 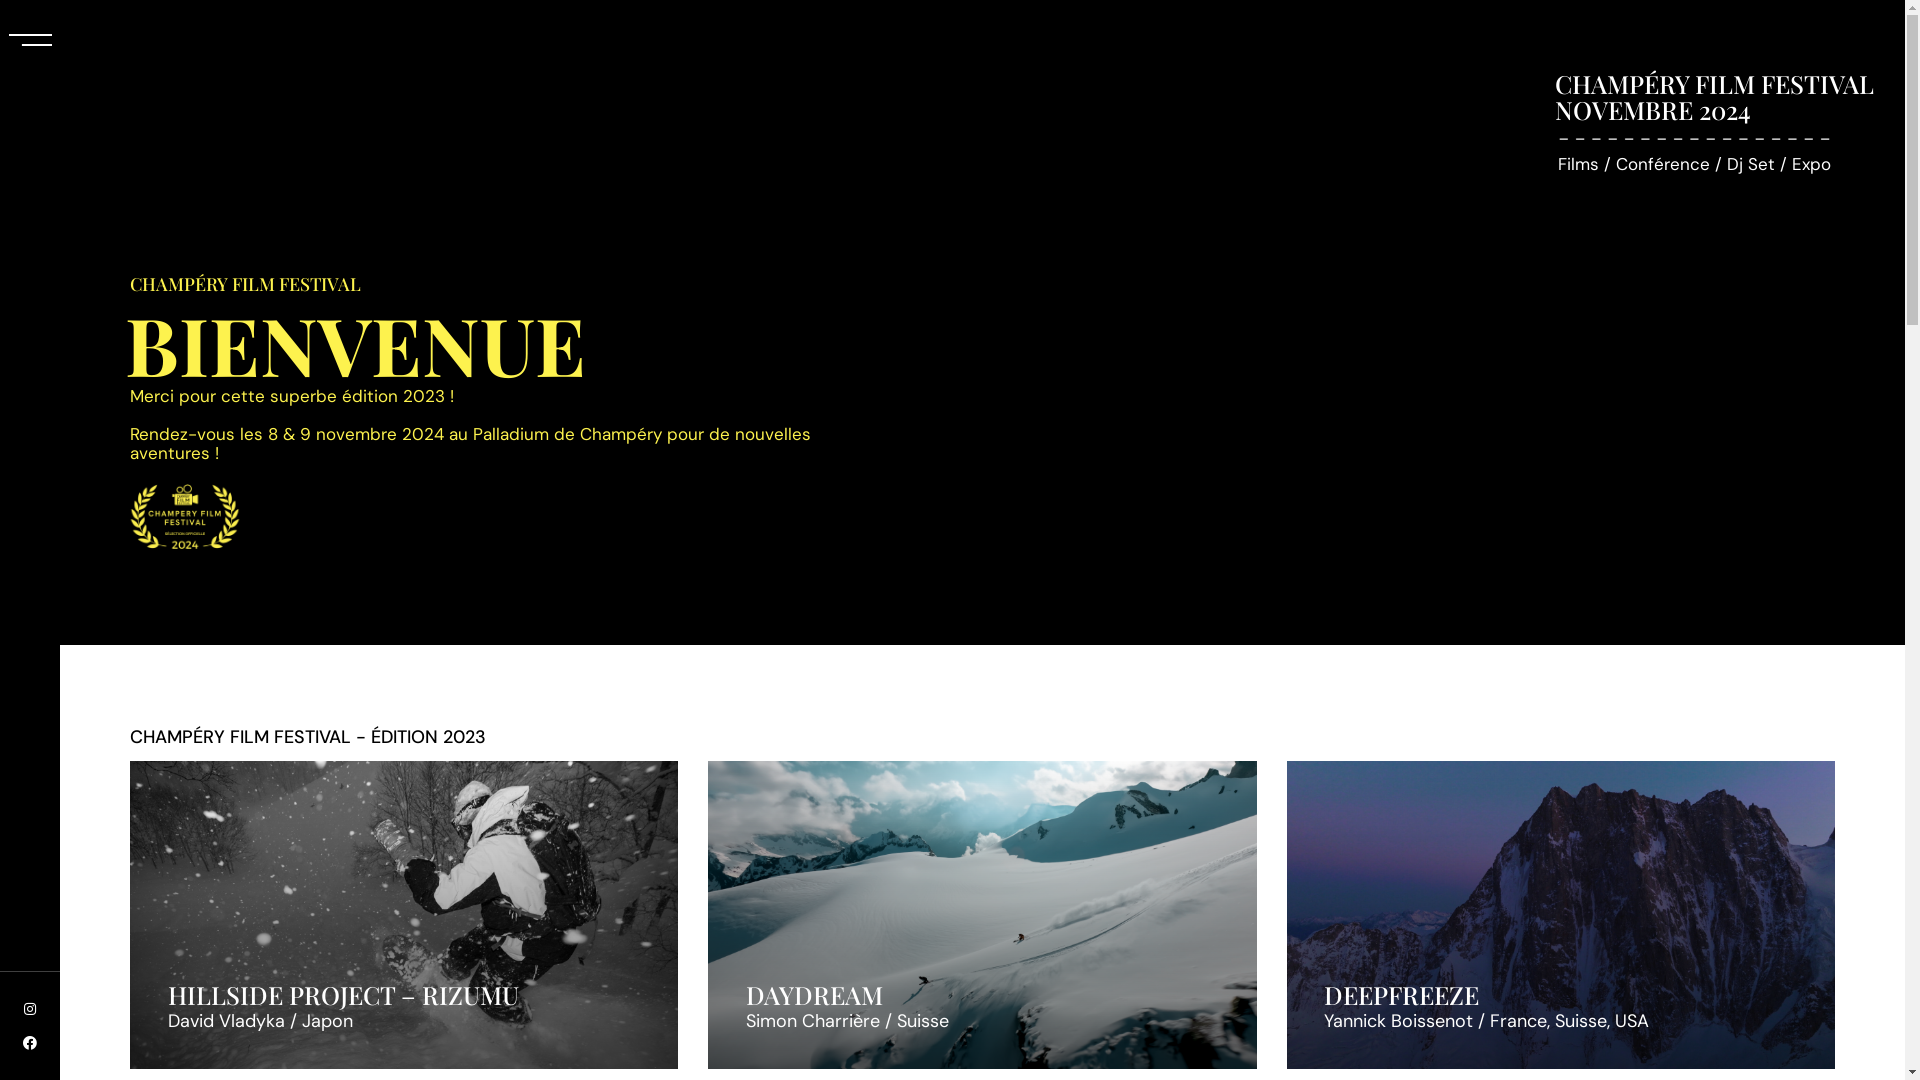 I want to click on 'DEEPFREEZE', so click(x=1400, y=994).